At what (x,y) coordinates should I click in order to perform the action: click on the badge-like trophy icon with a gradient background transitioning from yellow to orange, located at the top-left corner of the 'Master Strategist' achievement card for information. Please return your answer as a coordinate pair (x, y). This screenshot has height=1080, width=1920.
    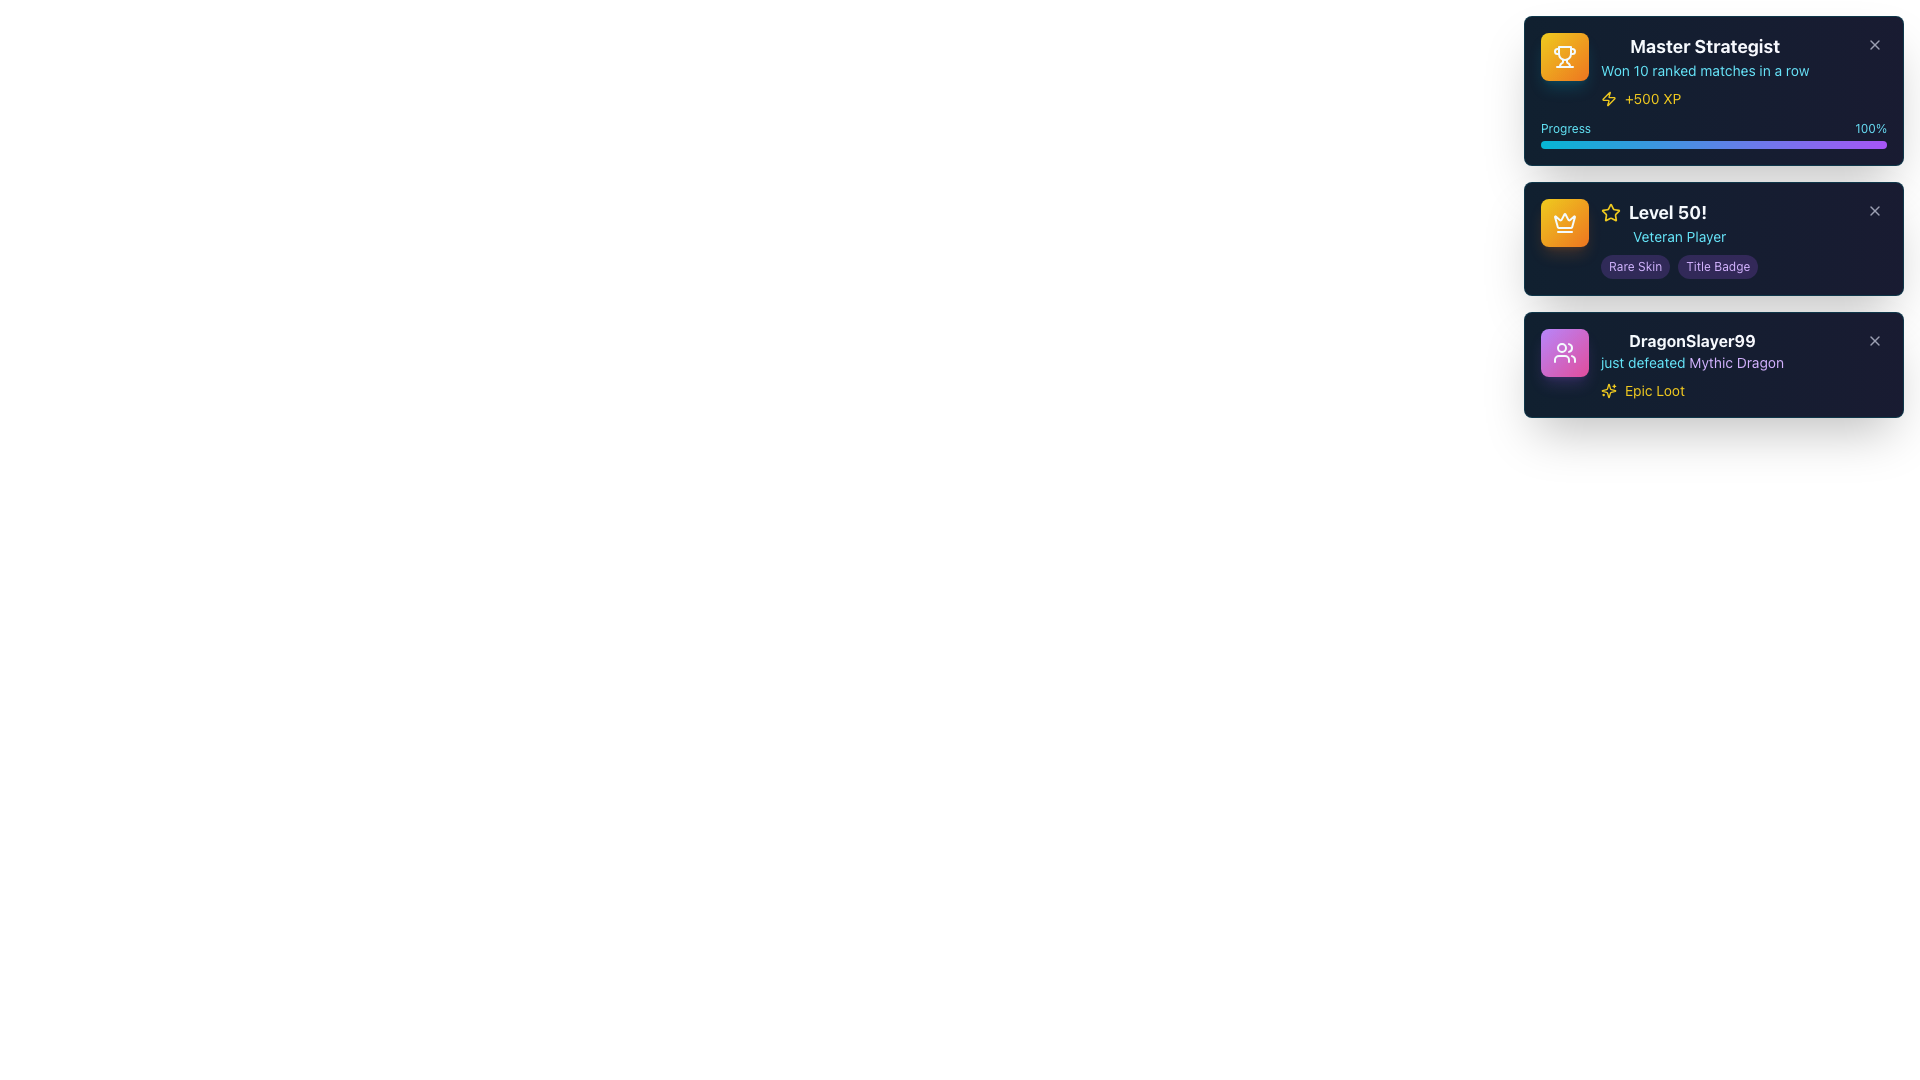
    Looking at the image, I should click on (1563, 56).